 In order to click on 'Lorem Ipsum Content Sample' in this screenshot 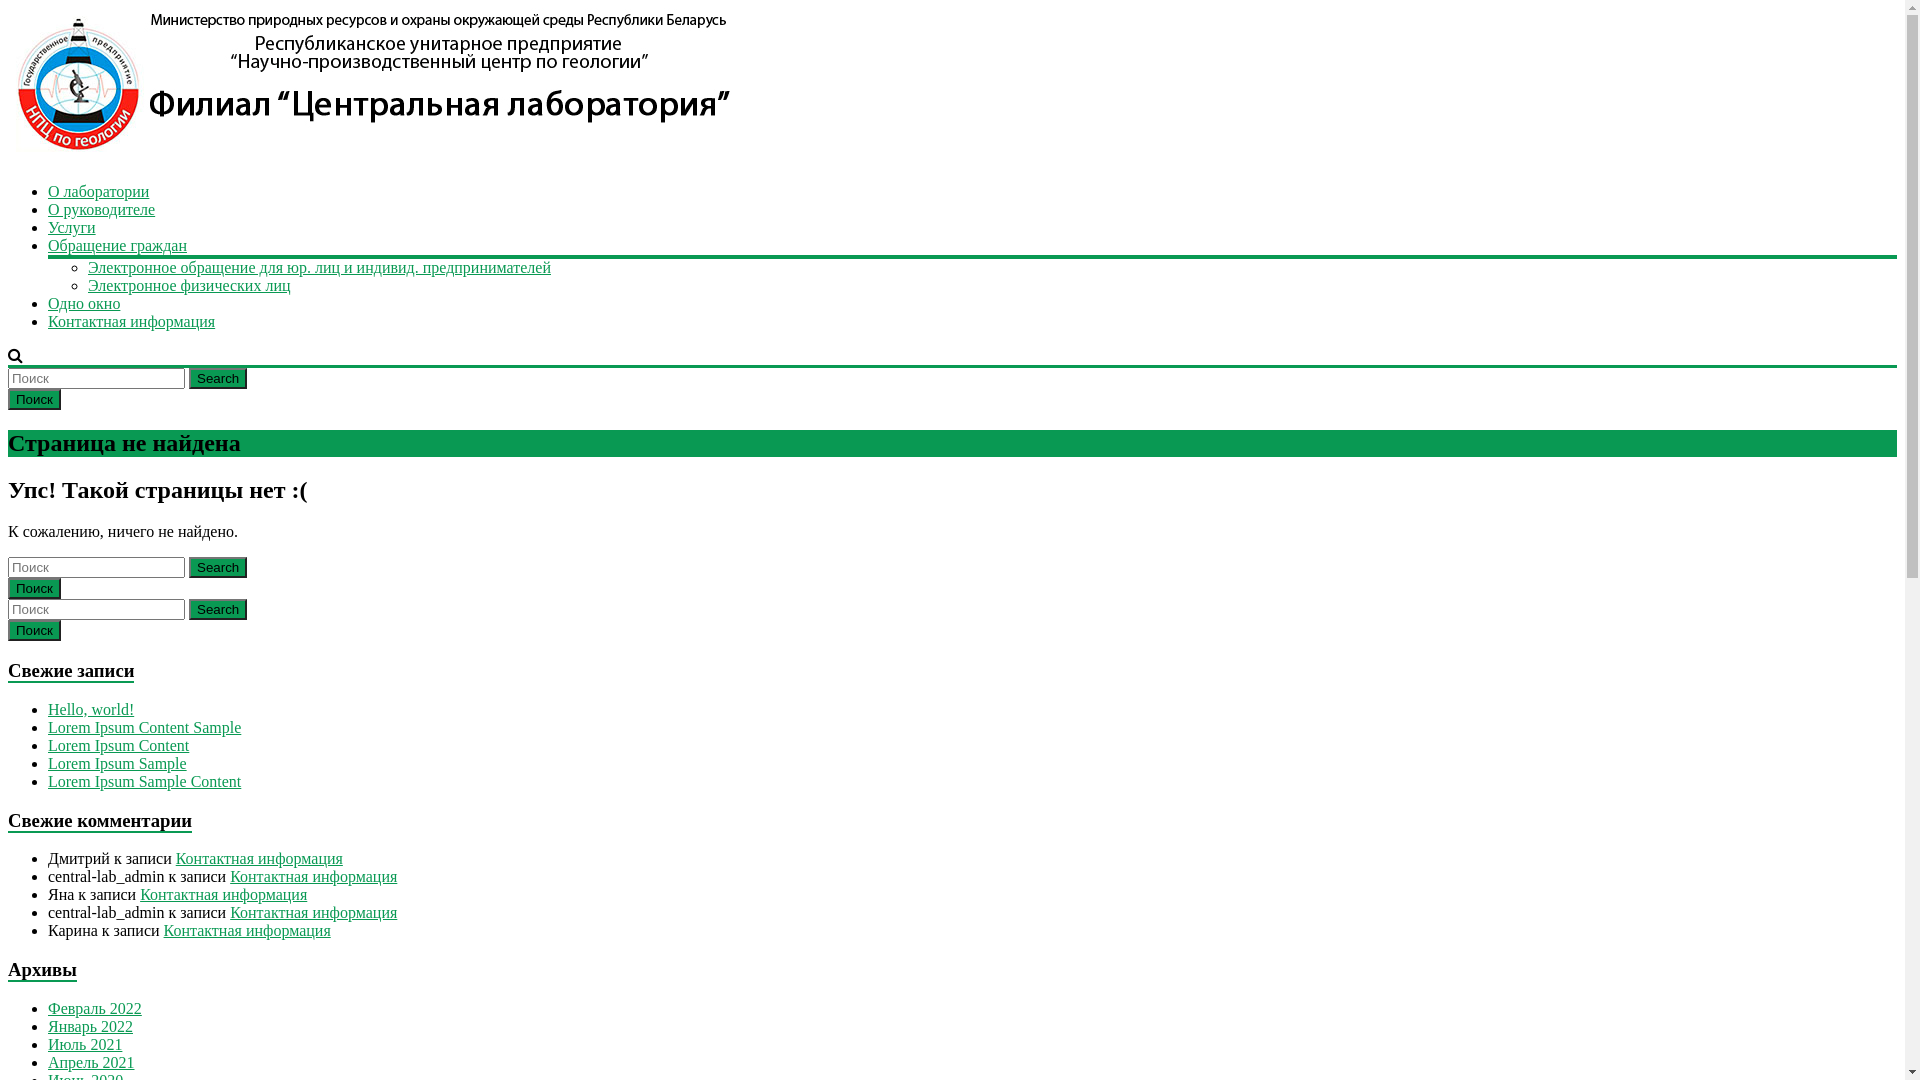, I will do `click(143, 727)`.